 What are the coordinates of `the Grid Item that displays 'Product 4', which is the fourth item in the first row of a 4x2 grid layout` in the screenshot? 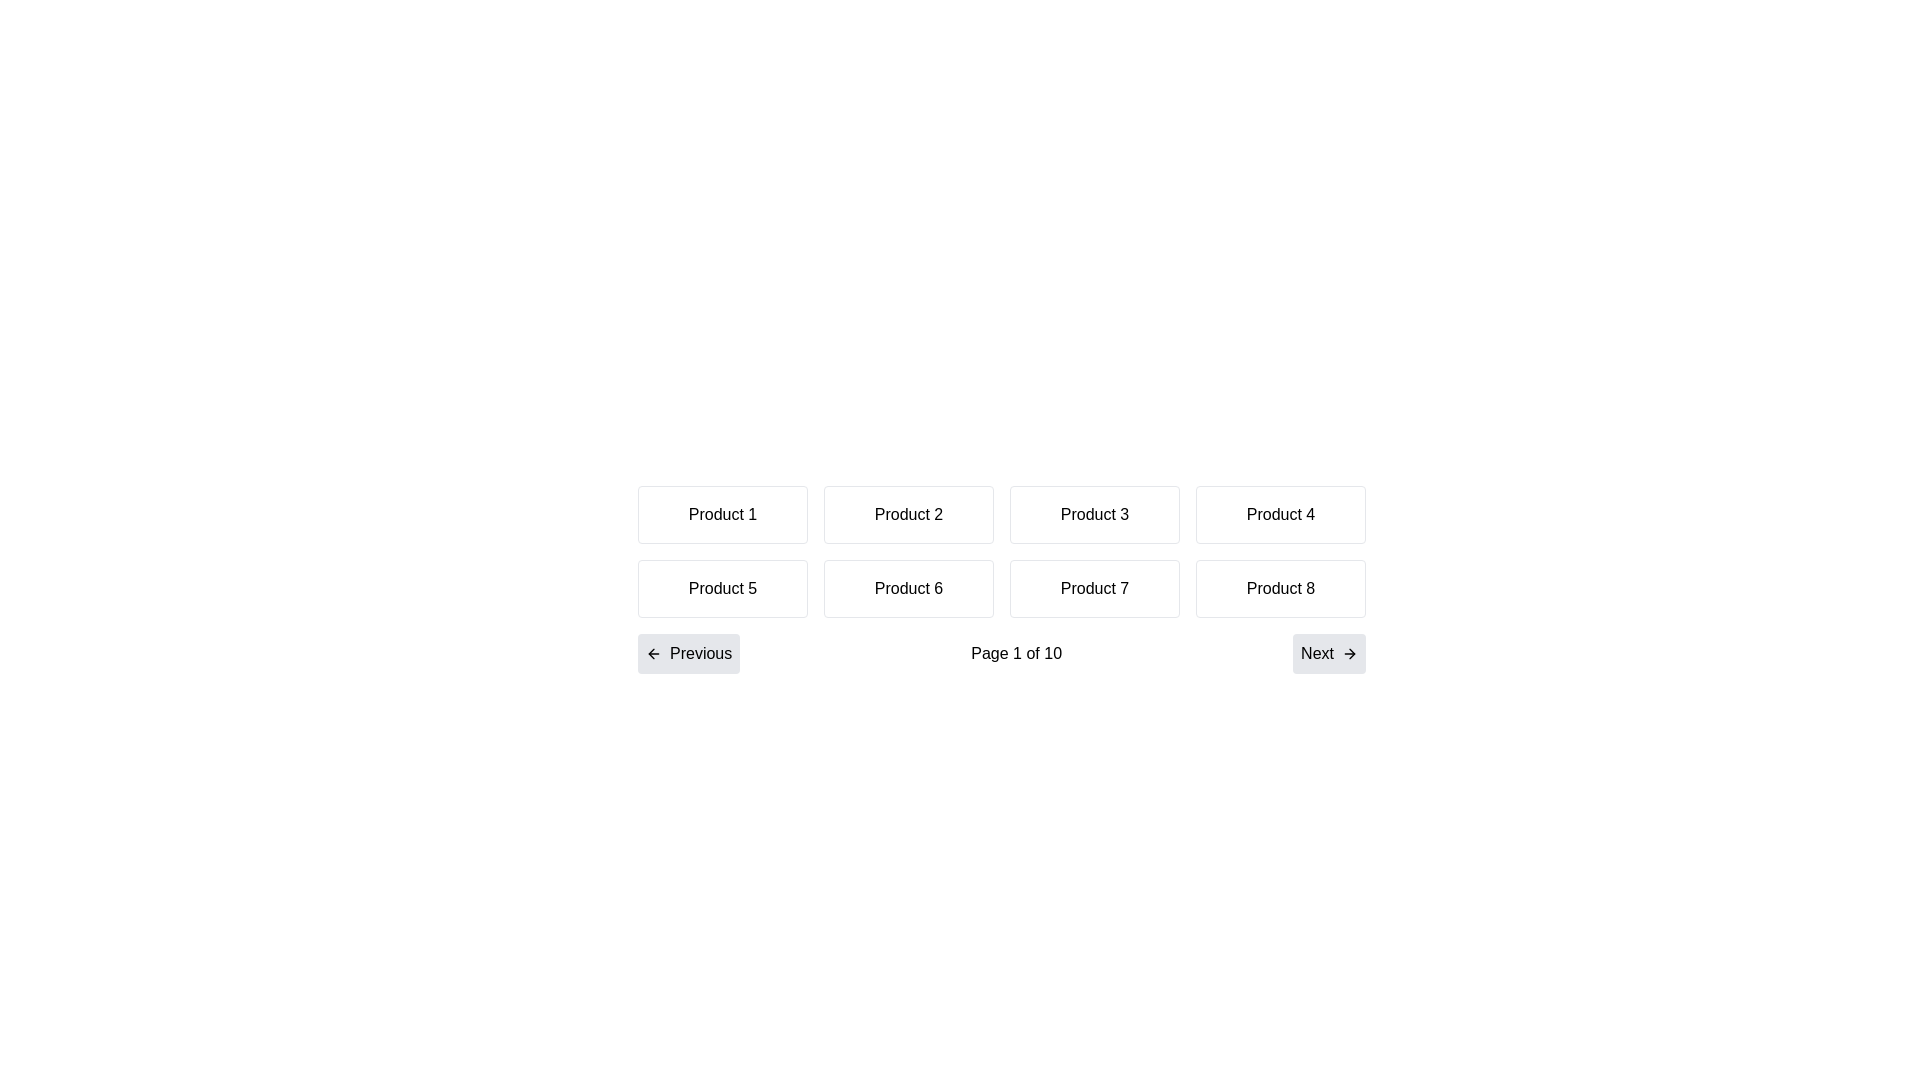 It's located at (1281, 514).